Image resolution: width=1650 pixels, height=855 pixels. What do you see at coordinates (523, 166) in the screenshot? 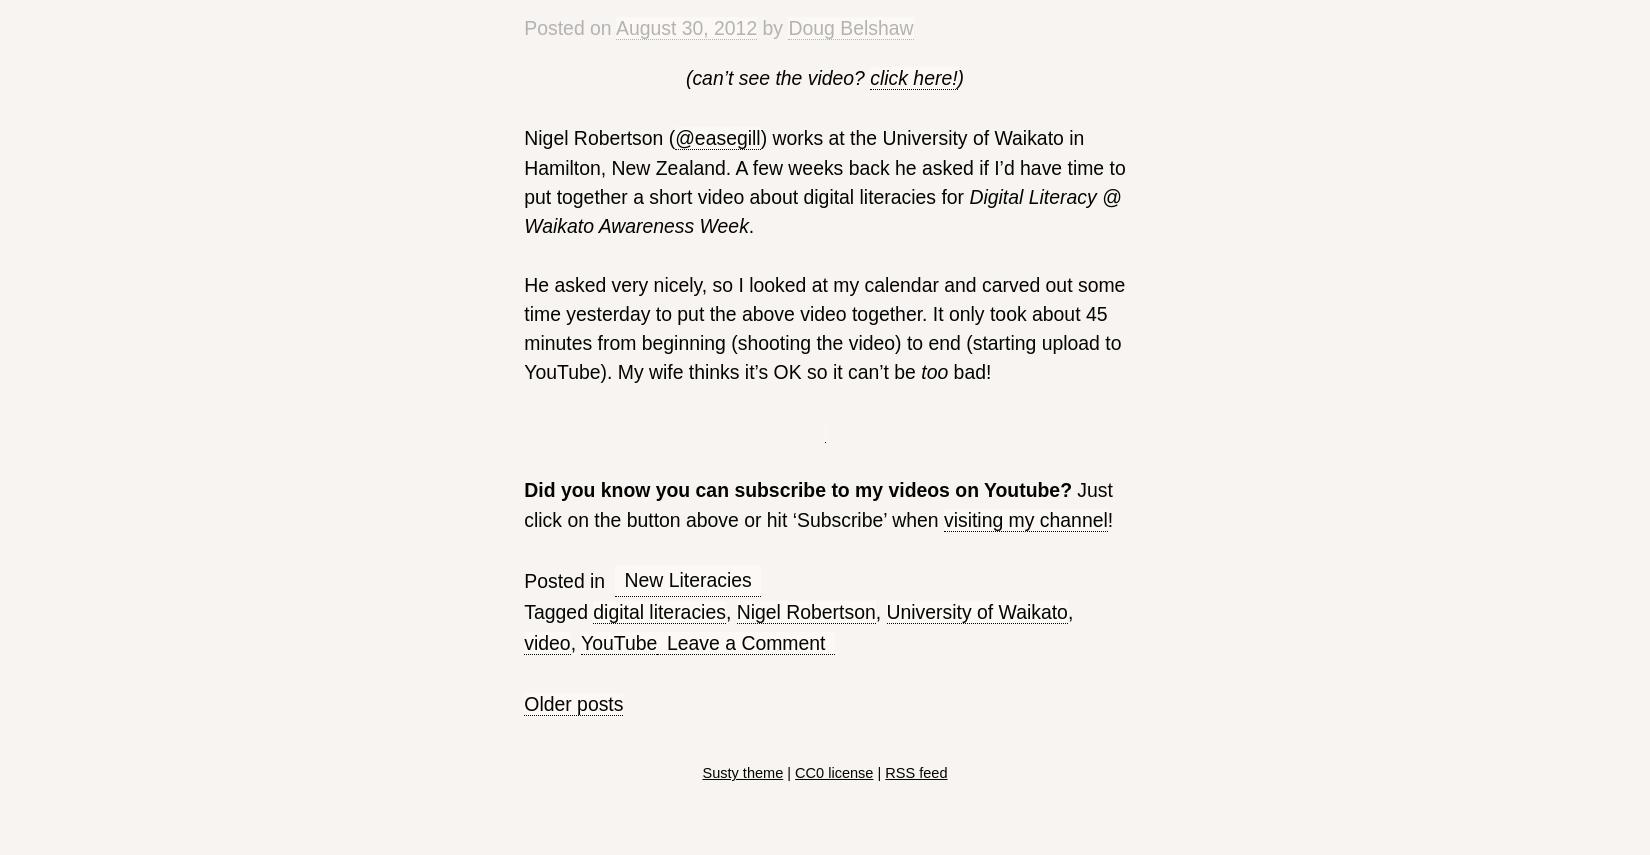
I see `') works at the University of Waikato in Hamilton, New Zealand. A few weeks back he asked if I’d have time to put together a short video about digital literacies for'` at bounding box center [523, 166].